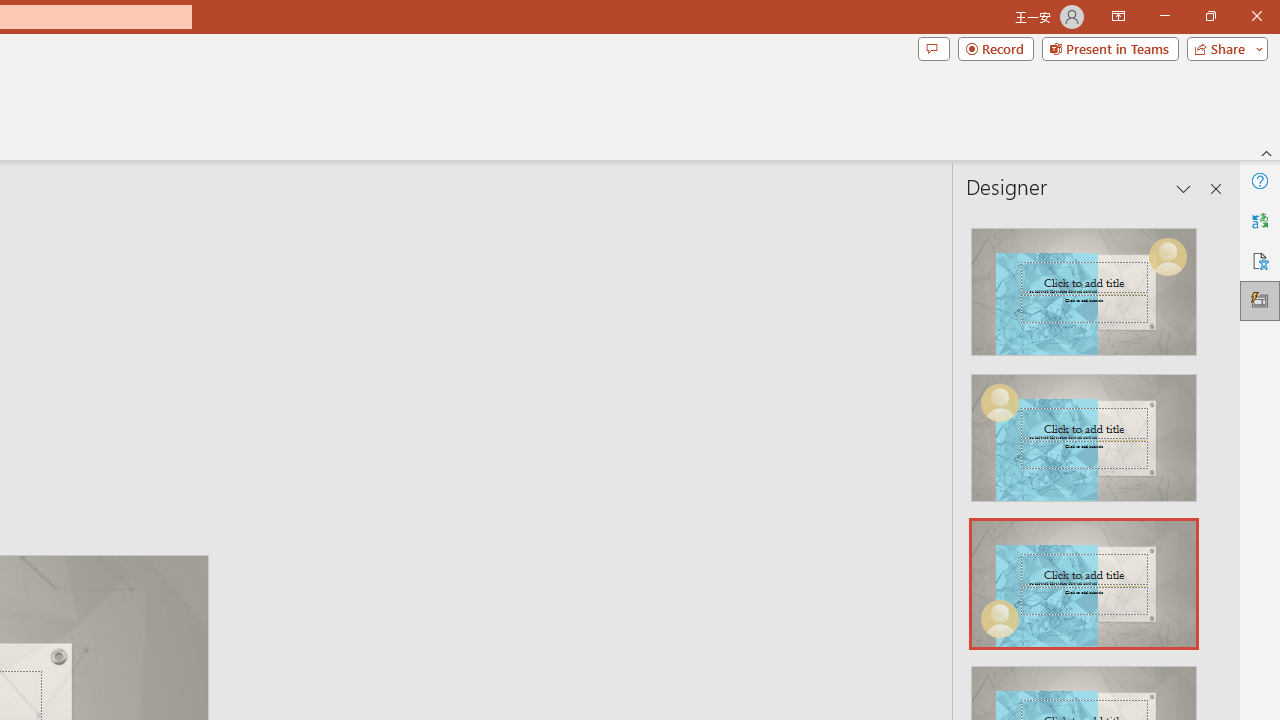  I want to click on 'Accessibility', so click(1259, 260).